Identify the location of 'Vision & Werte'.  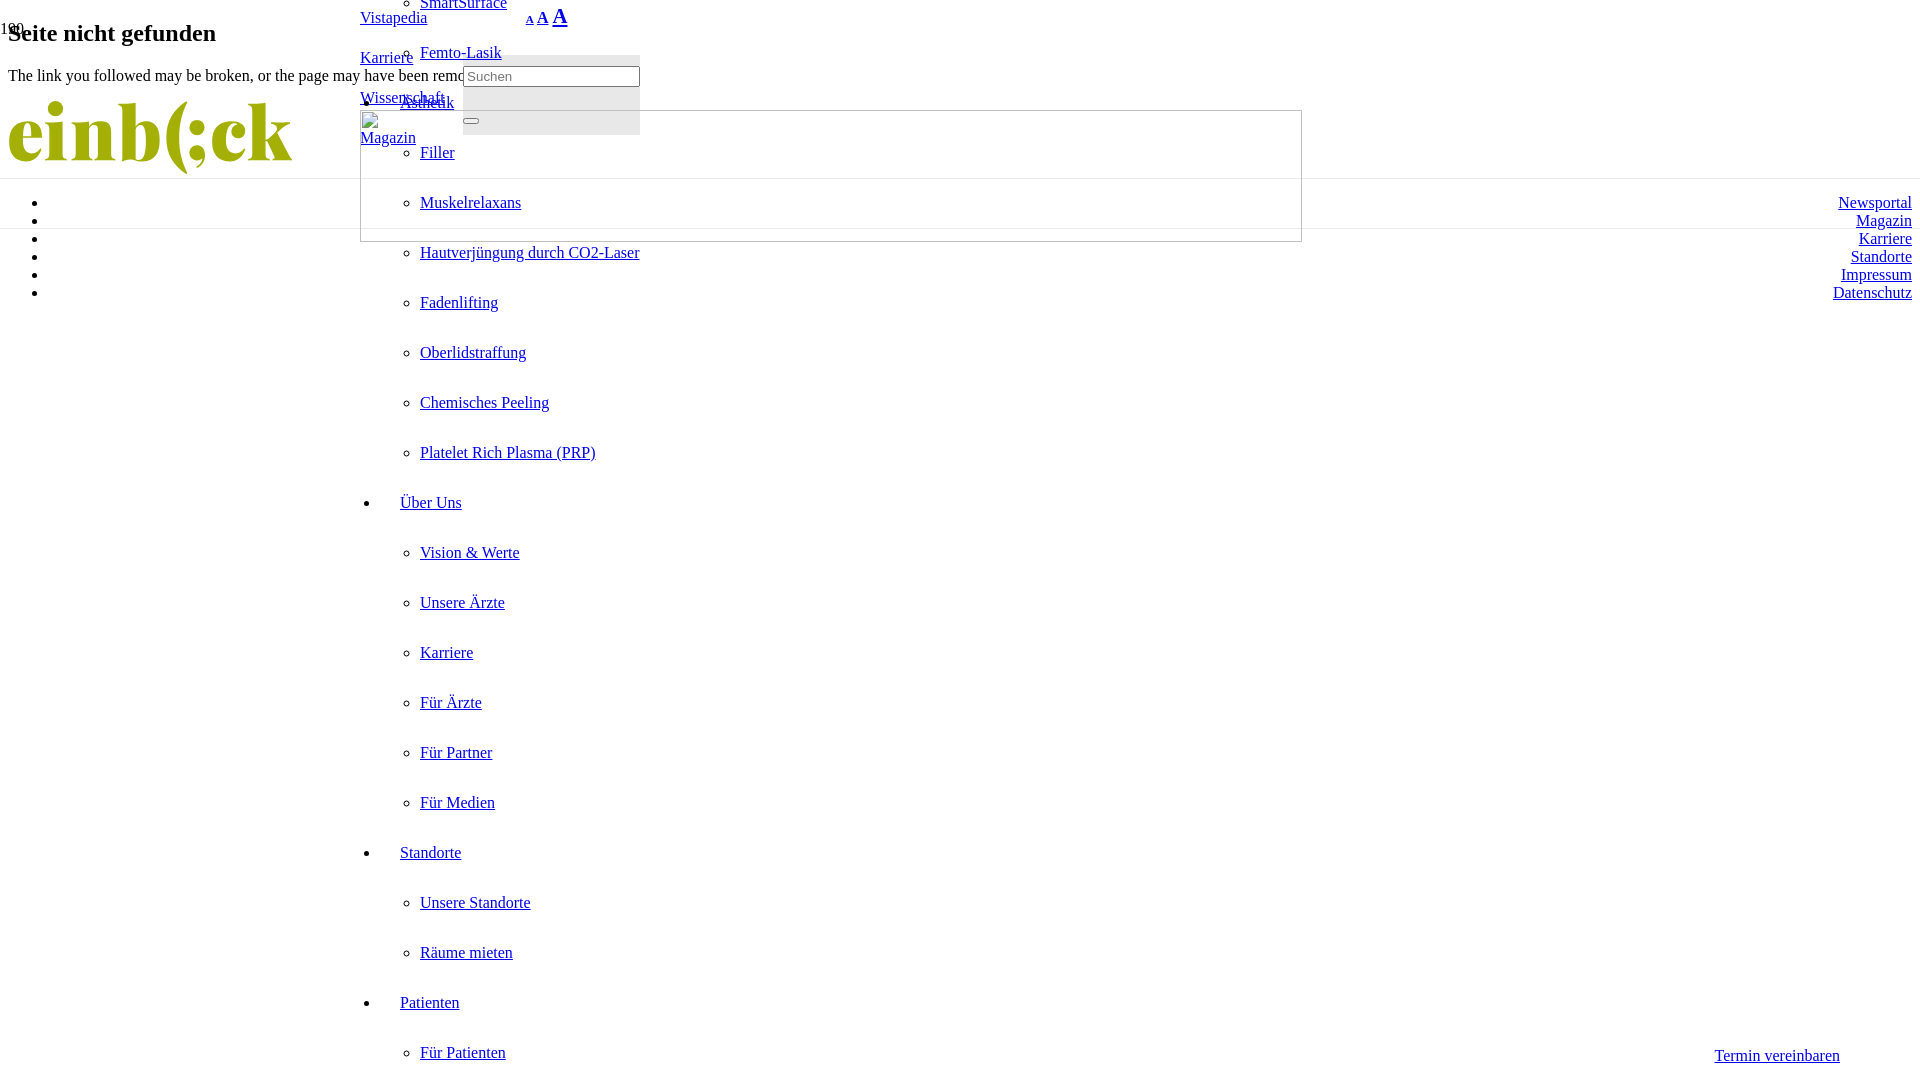
(469, 552).